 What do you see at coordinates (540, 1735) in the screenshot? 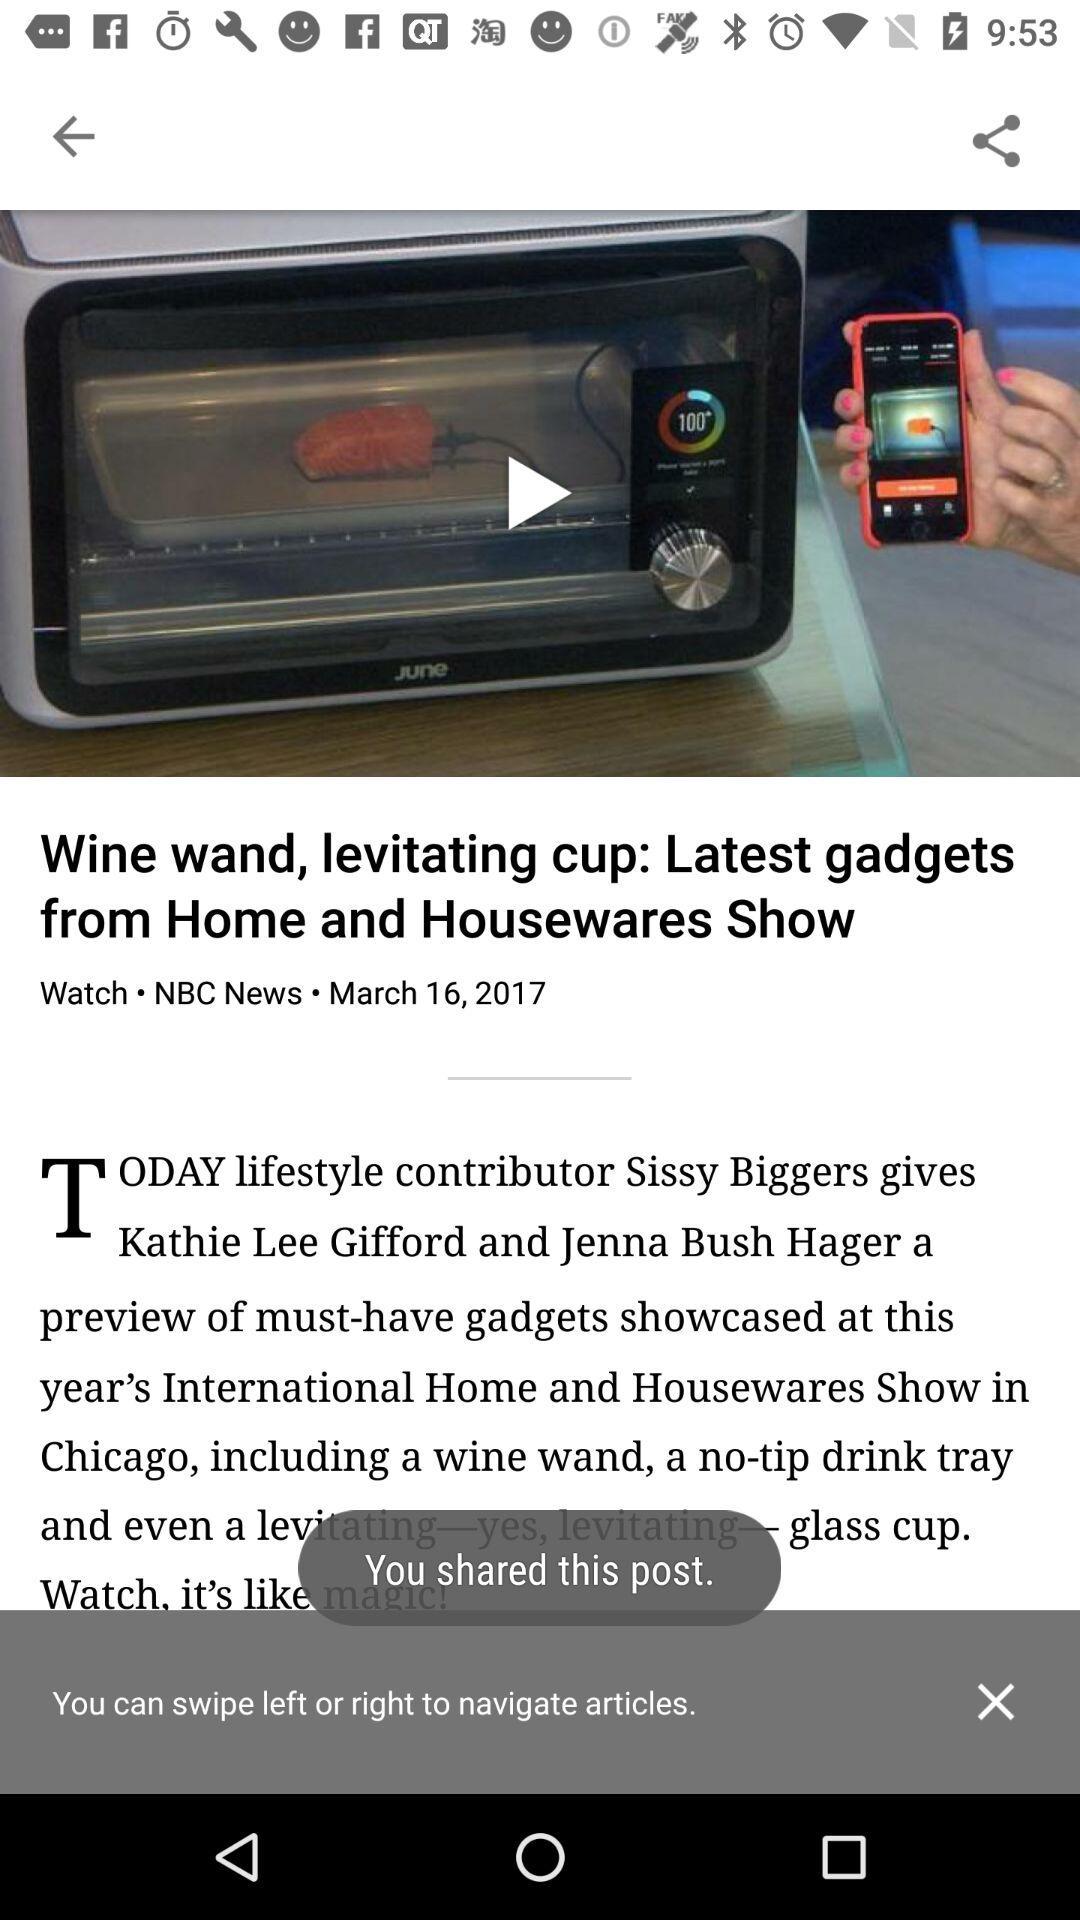
I see `the navigate articles` at bounding box center [540, 1735].